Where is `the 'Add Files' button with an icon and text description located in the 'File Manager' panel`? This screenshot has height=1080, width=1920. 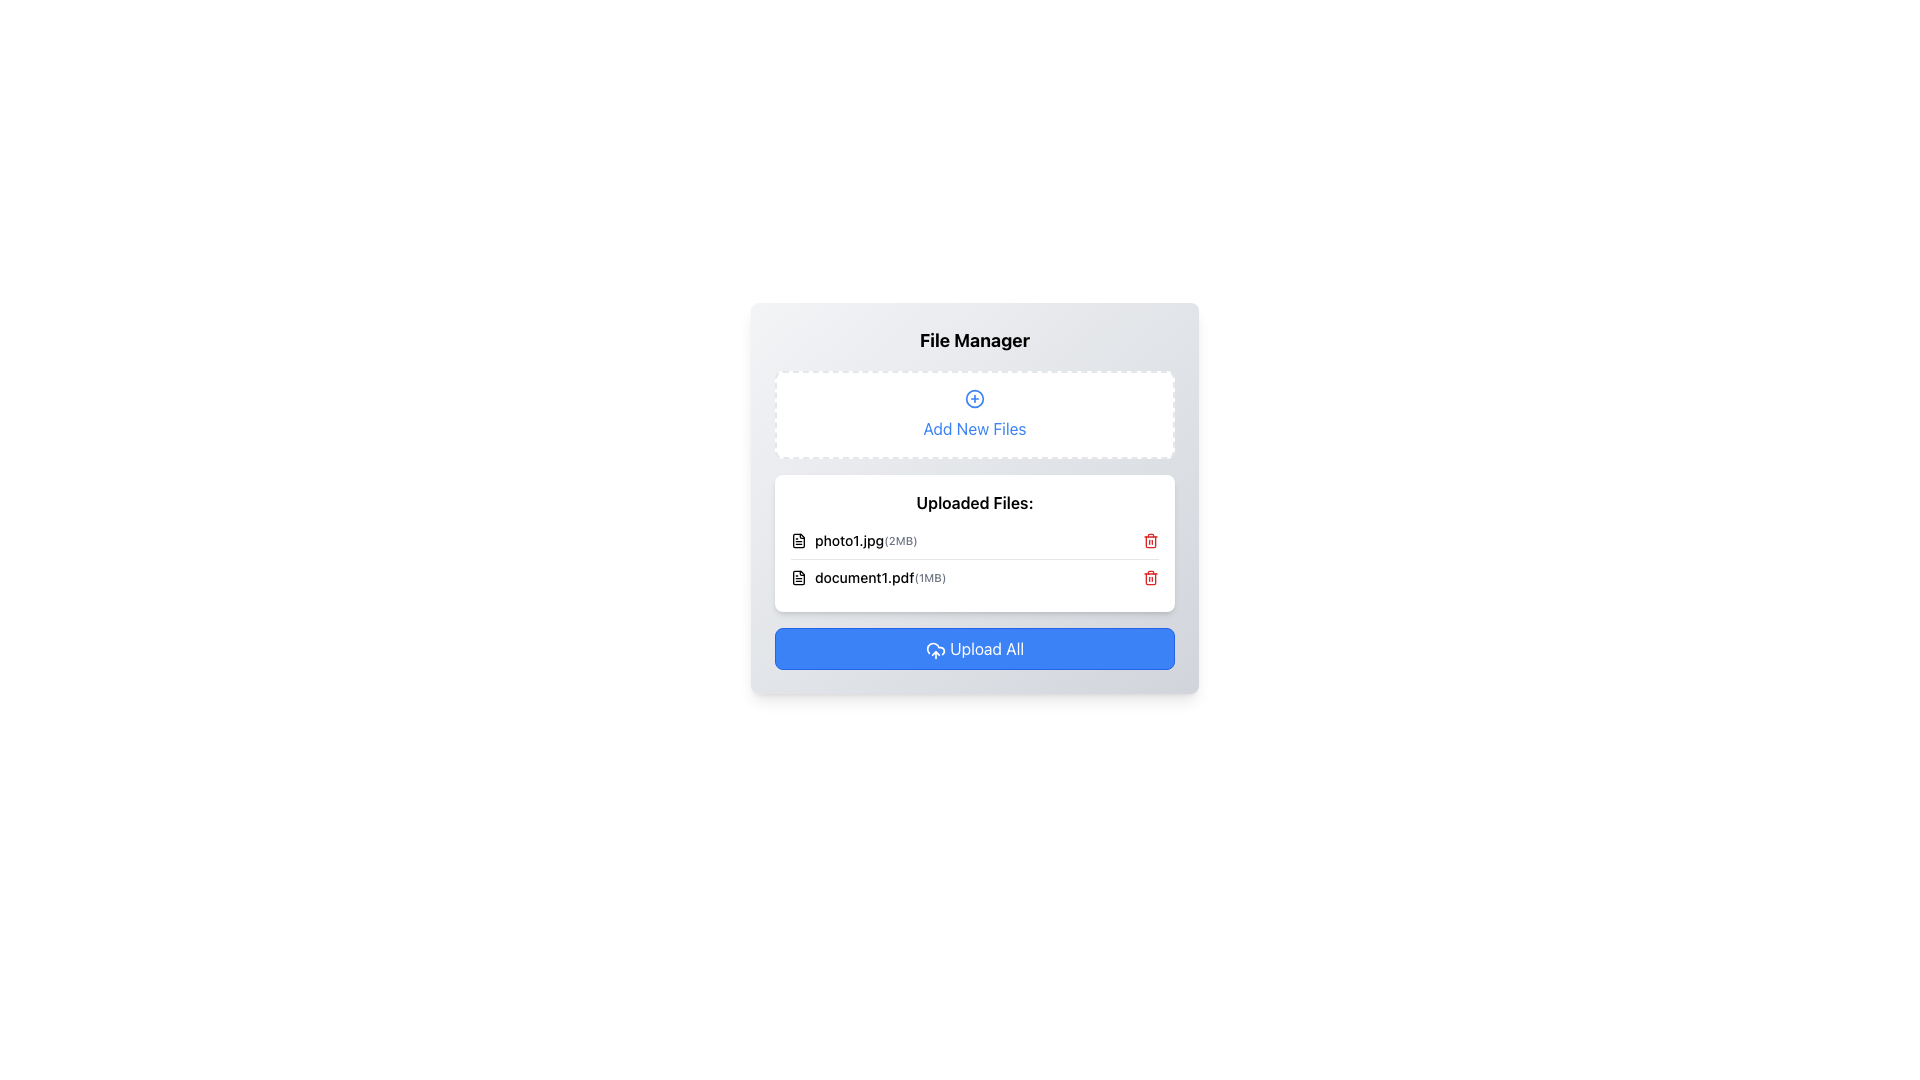
the 'Add Files' button with an icon and text description located in the 'File Manager' panel is located at coordinates (974, 414).